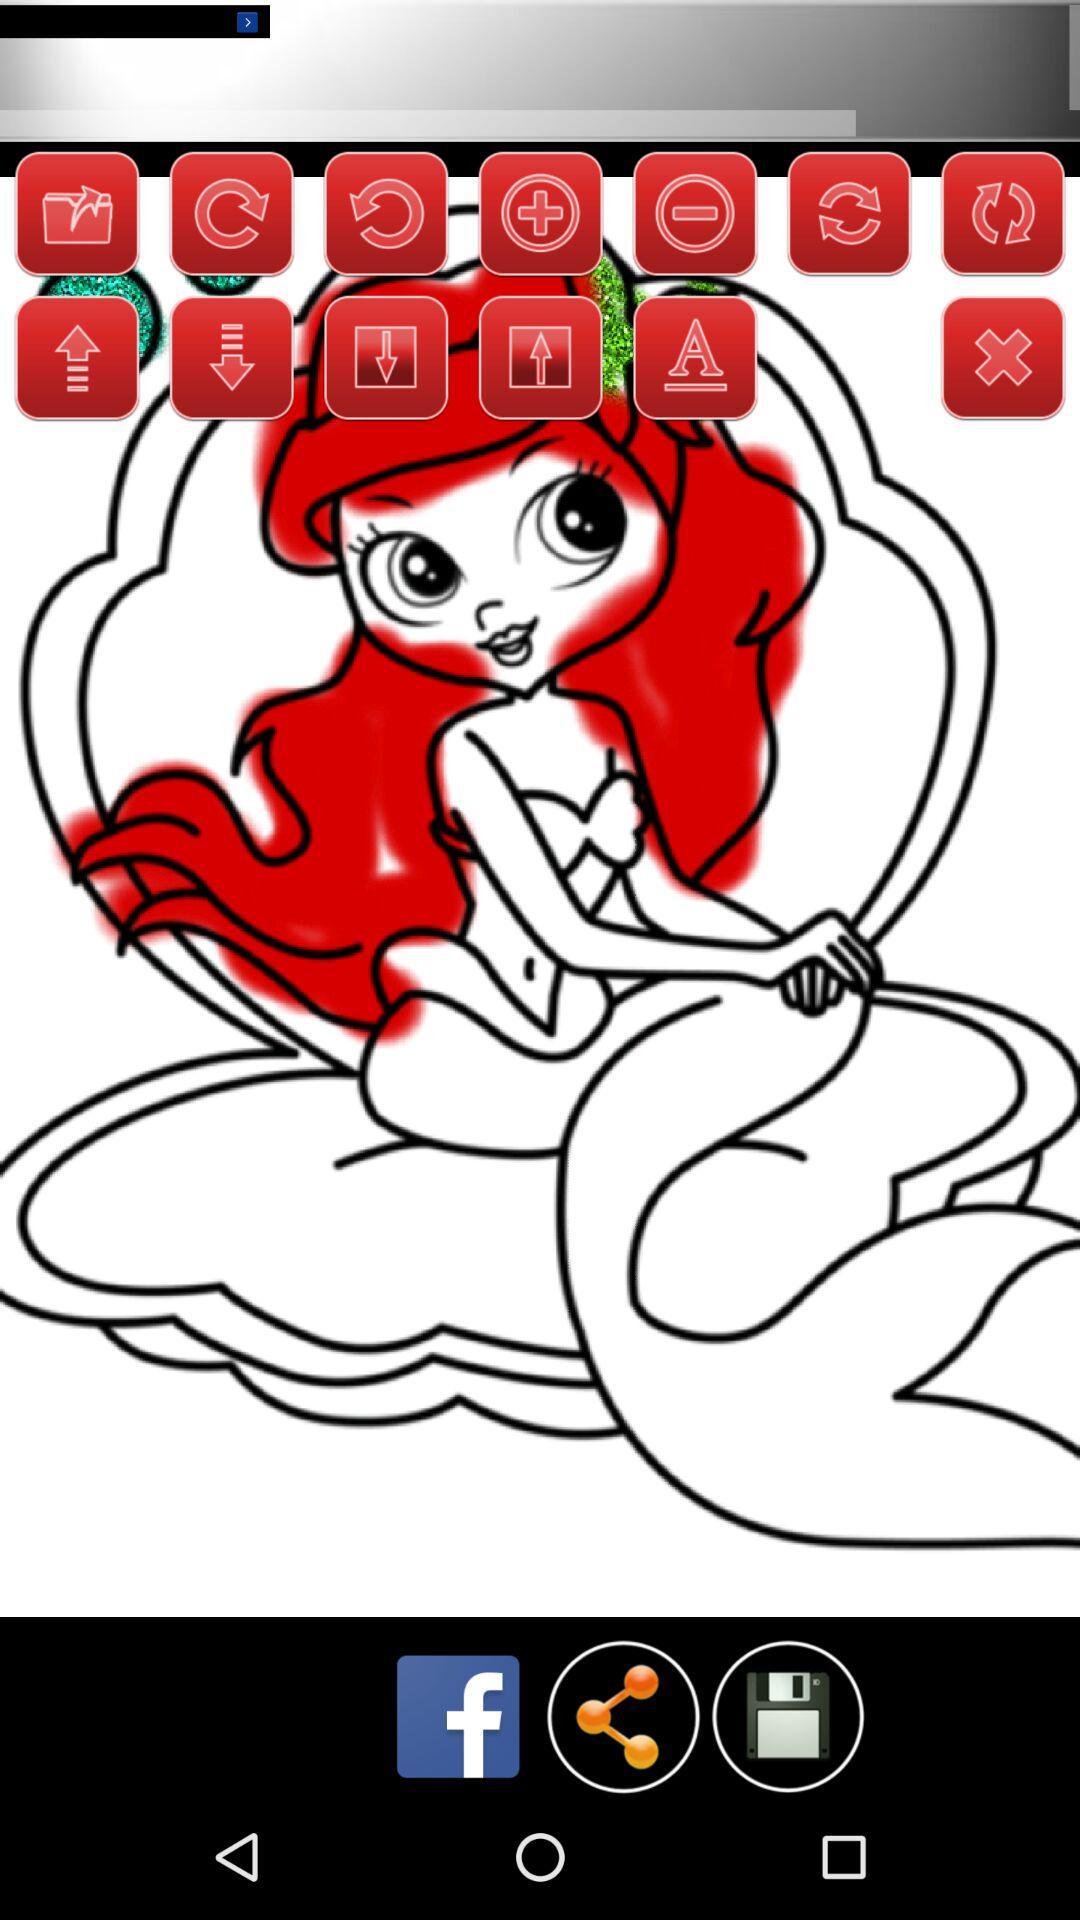 This screenshot has width=1080, height=1920. I want to click on image, so click(786, 1715).